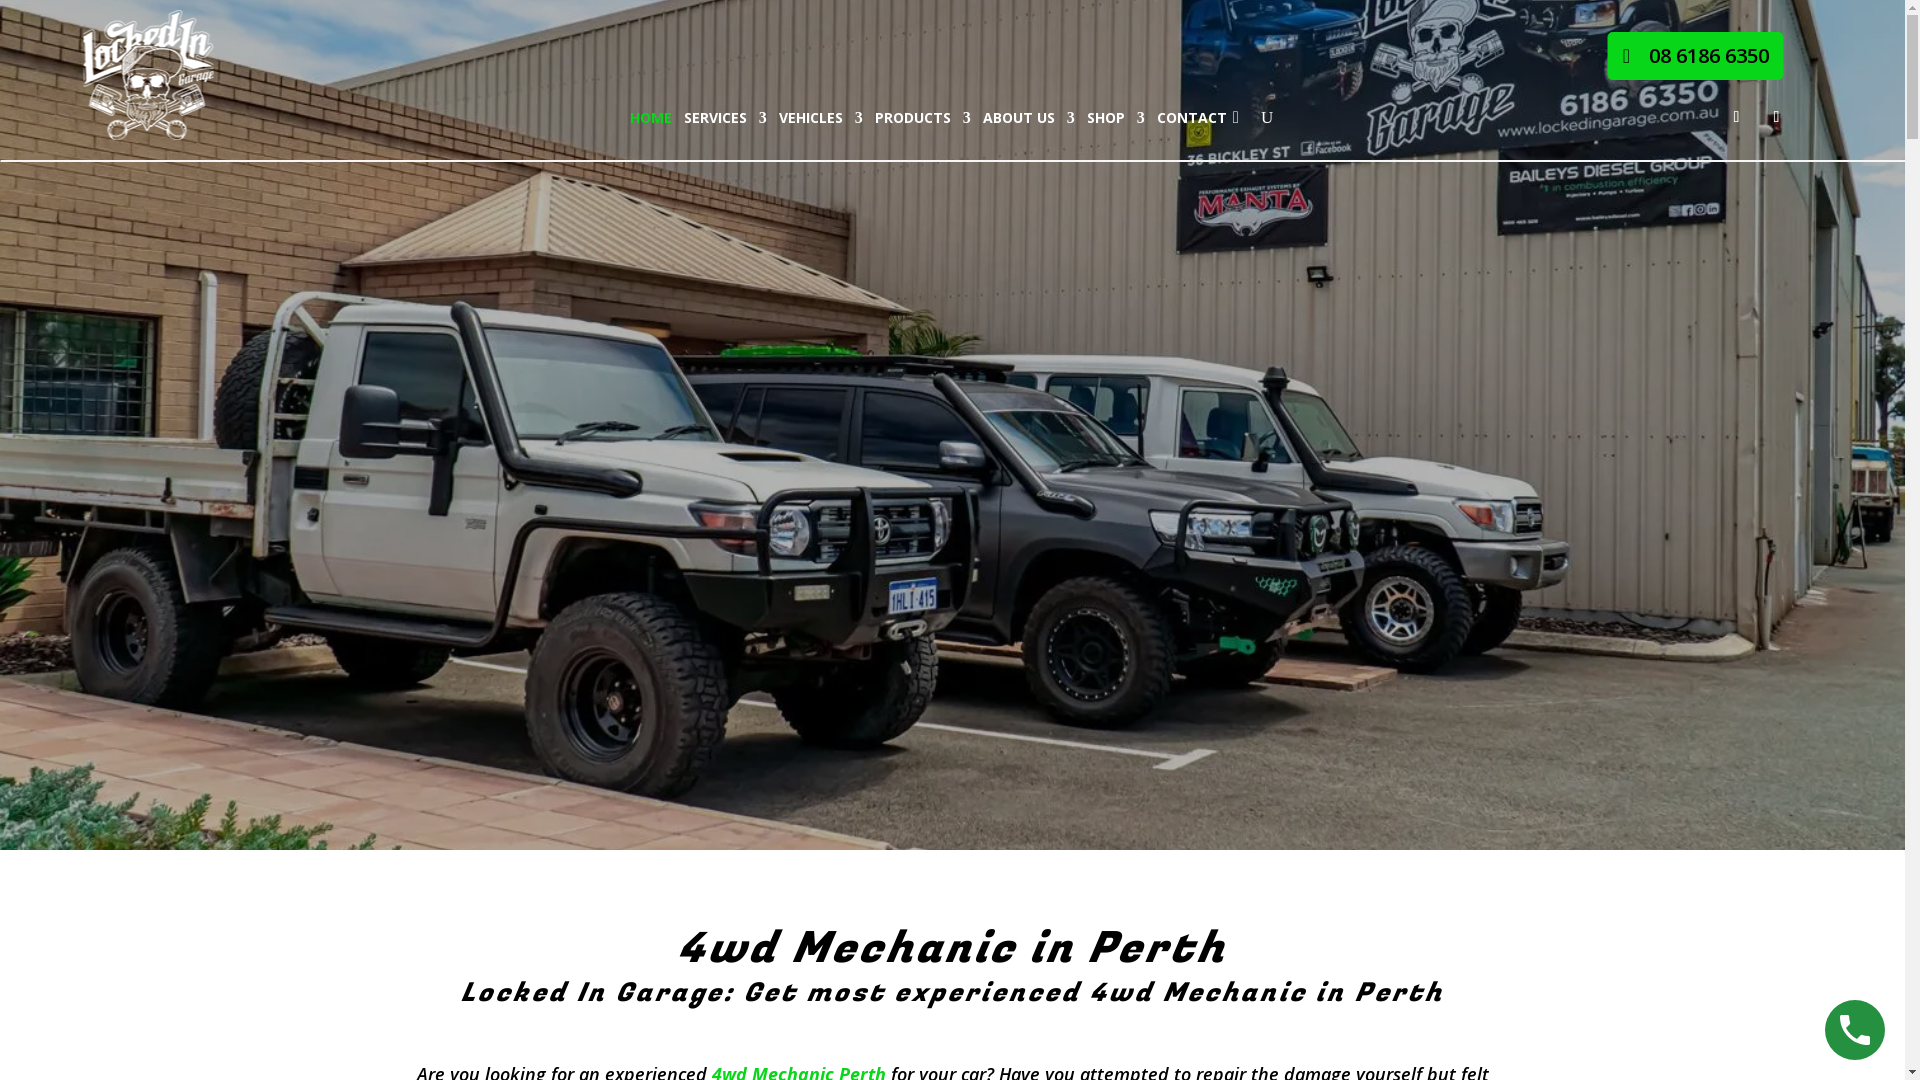 Image resolution: width=1920 pixels, height=1080 pixels. What do you see at coordinates (921, 118) in the screenshot?
I see `'PRODUCTS'` at bounding box center [921, 118].